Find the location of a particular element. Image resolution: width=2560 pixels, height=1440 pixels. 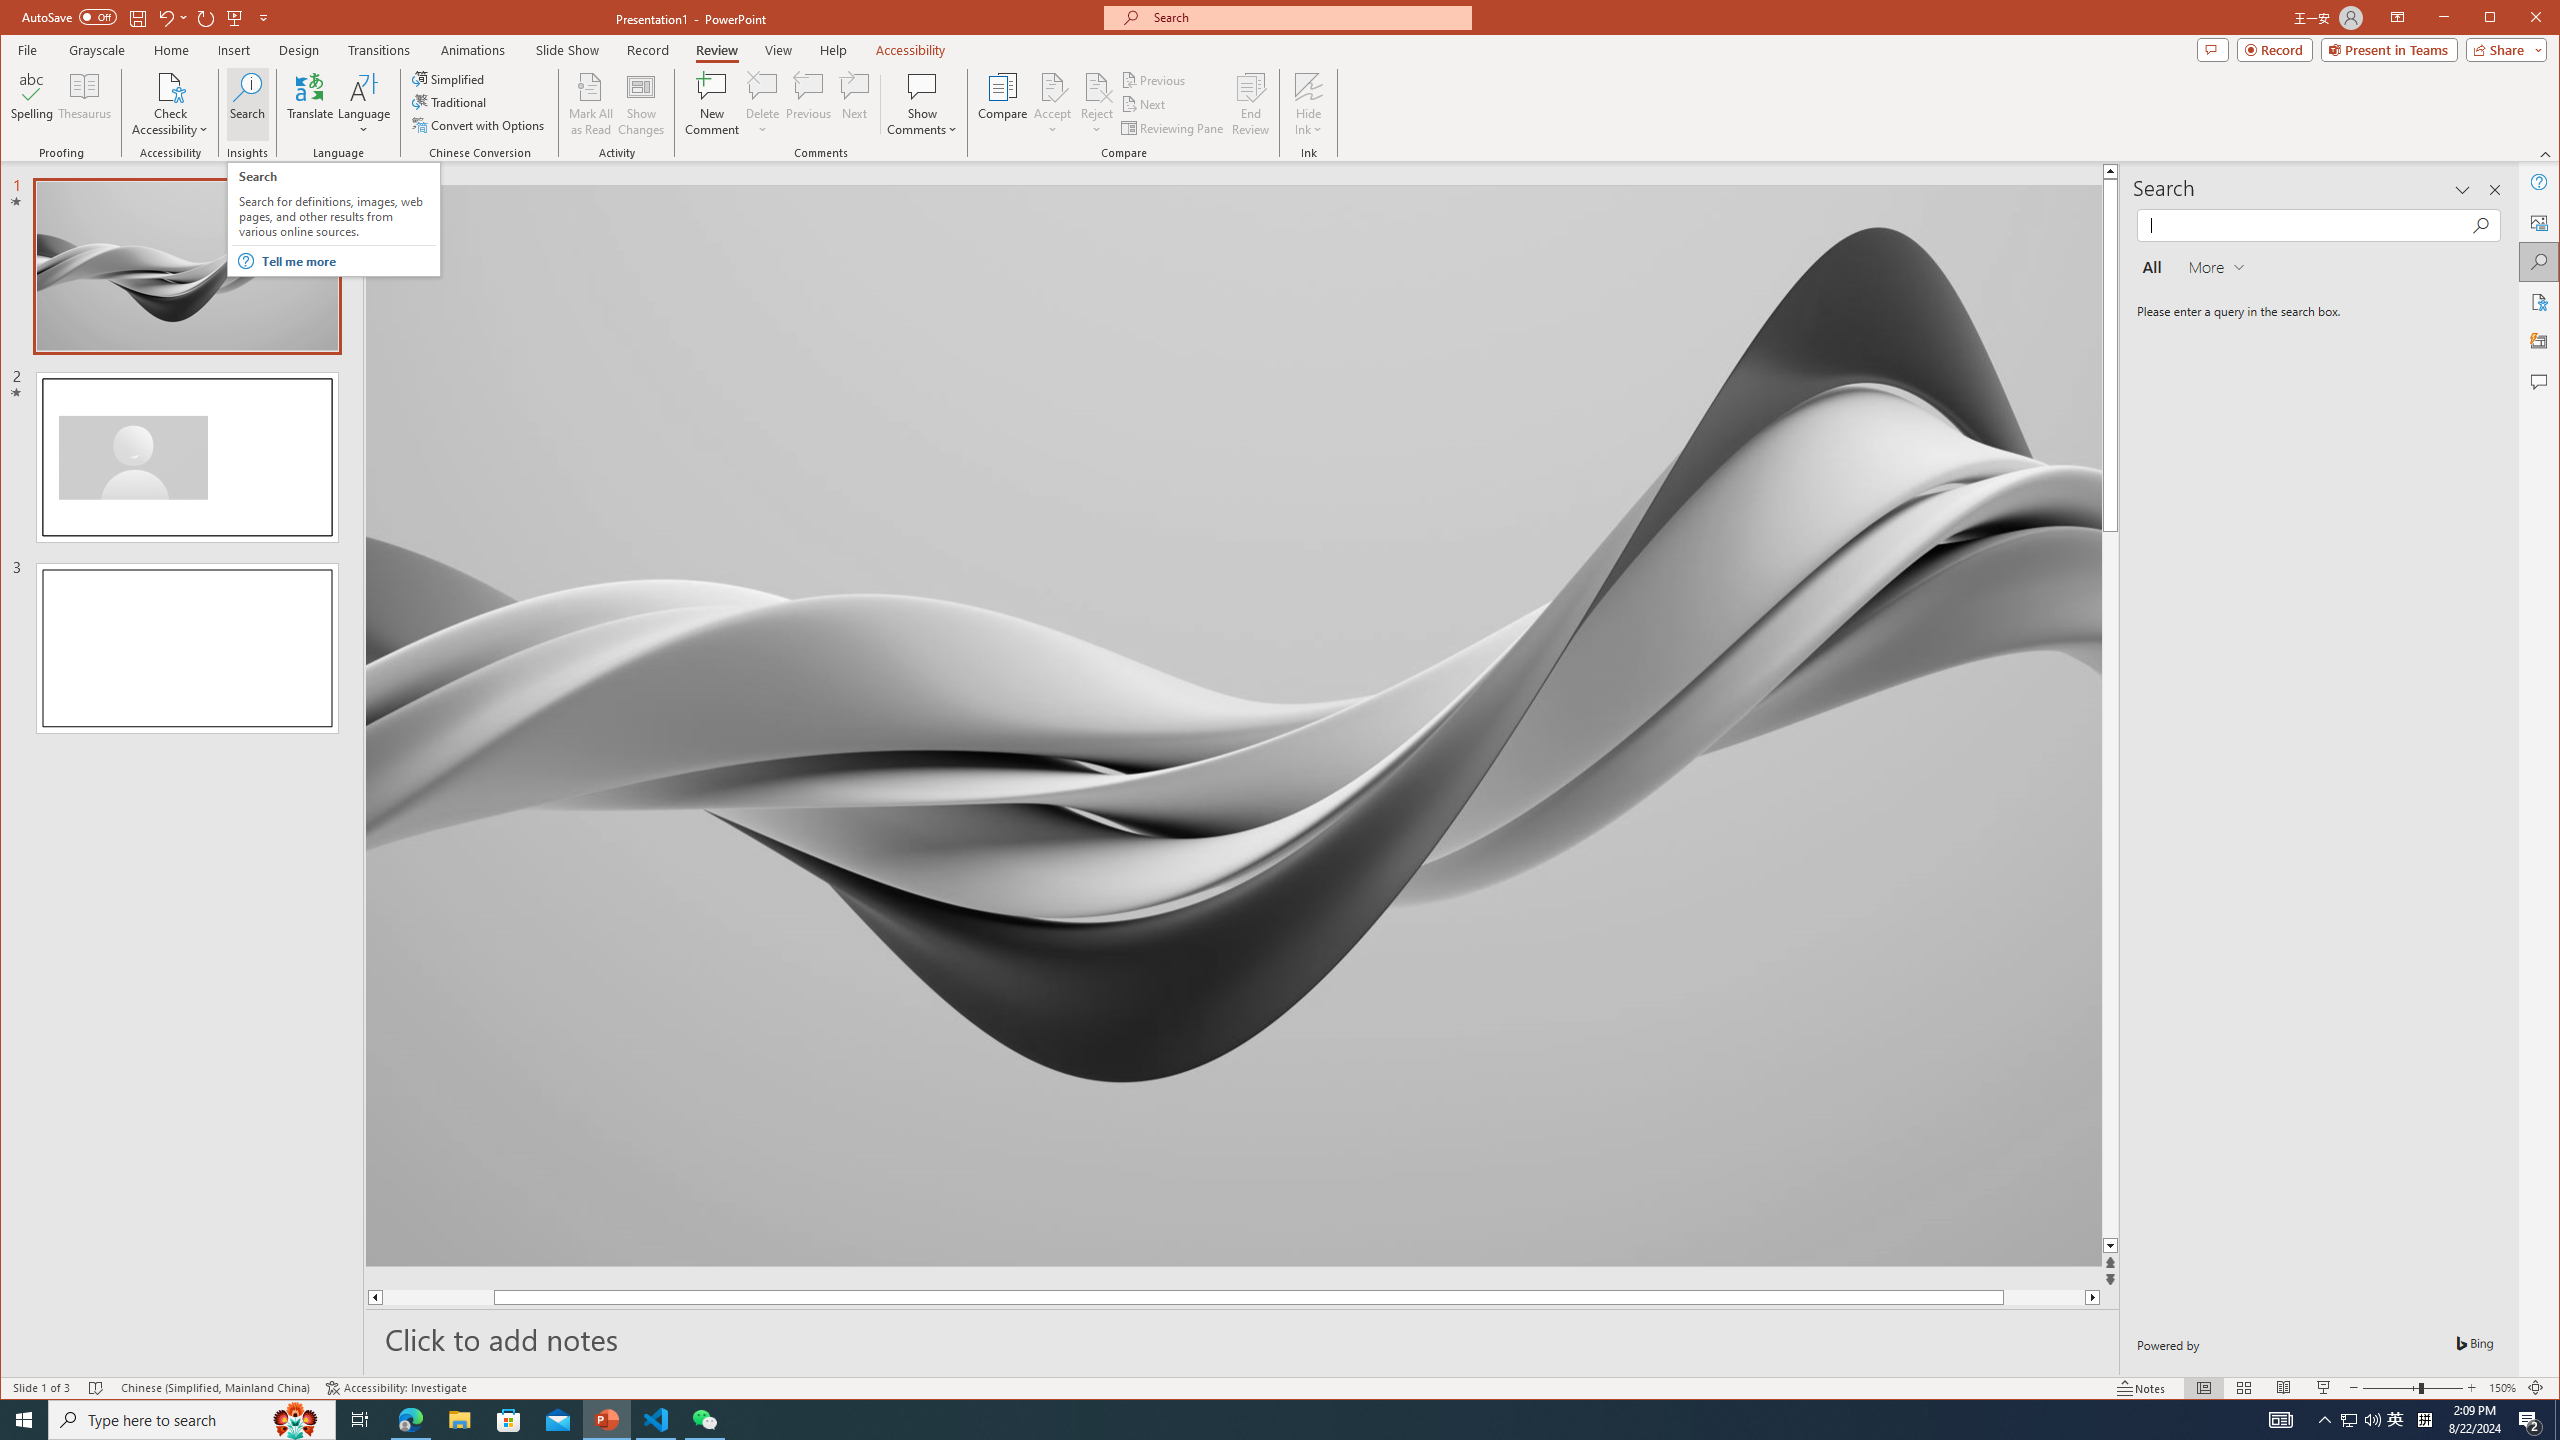

'Reject' is located at coordinates (1096, 103).